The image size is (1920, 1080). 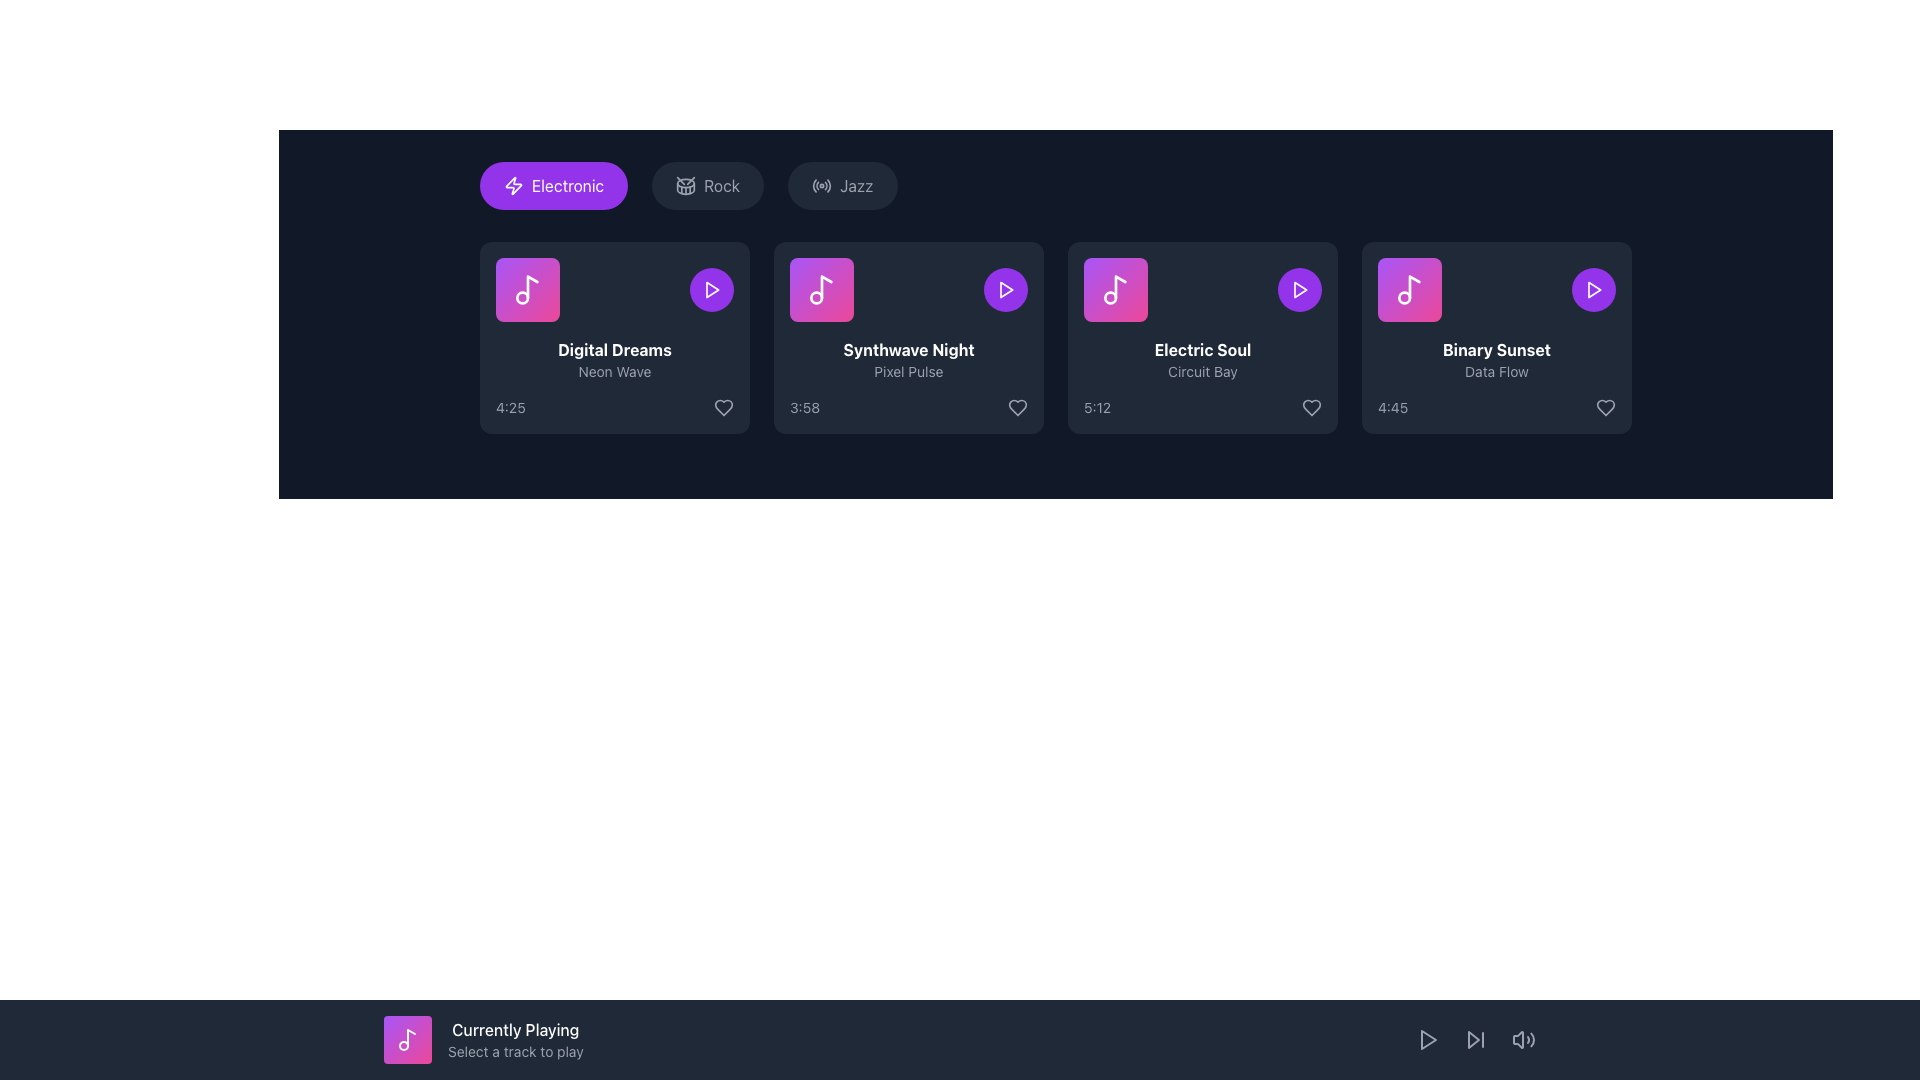 What do you see at coordinates (1017, 407) in the screenshot?
I see `the heart button located at the bottom-right corner of the 'Synthwave Night' card to like the song` at bounding box center [1017, 407].